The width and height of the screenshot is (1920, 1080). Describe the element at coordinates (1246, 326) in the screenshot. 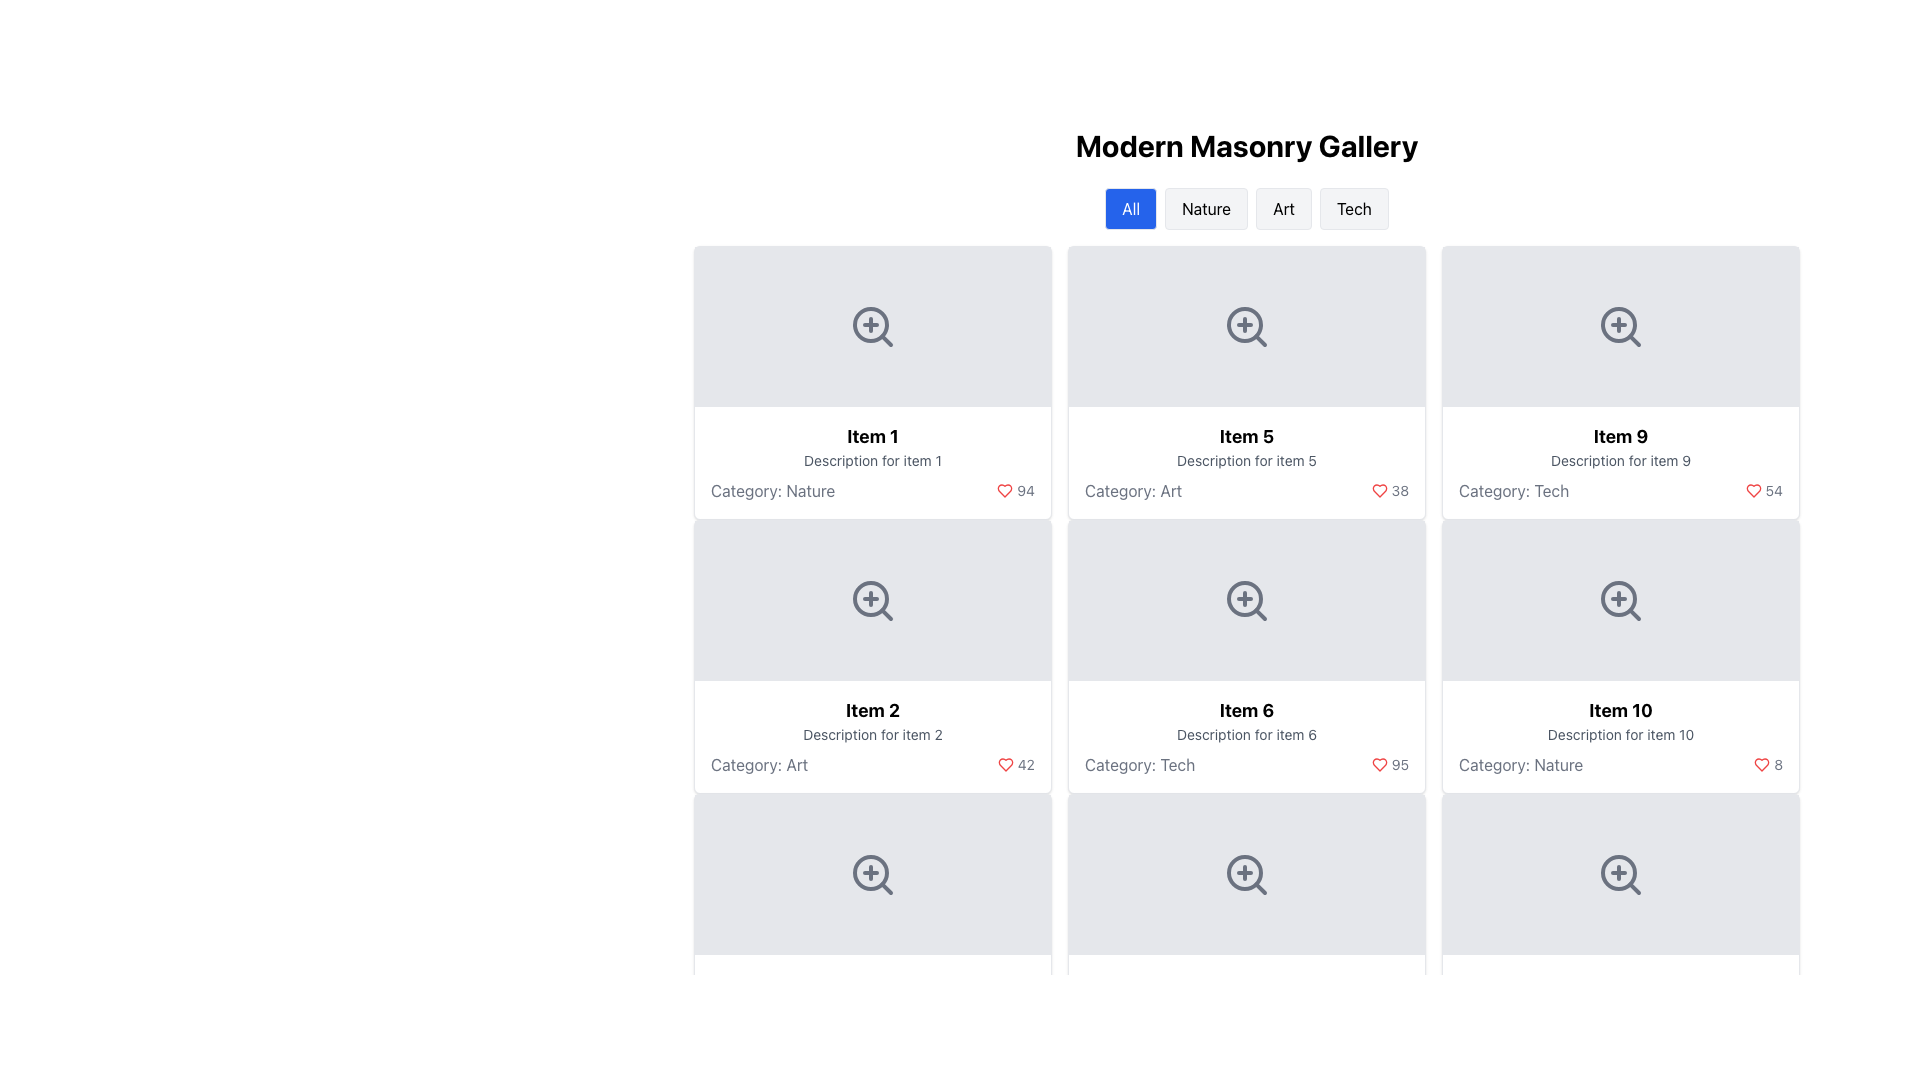

I see `the center of the magnifying glass icon with a plus sign located in the upper-center portion of the 'Item 5' card to zoom in` at that location.